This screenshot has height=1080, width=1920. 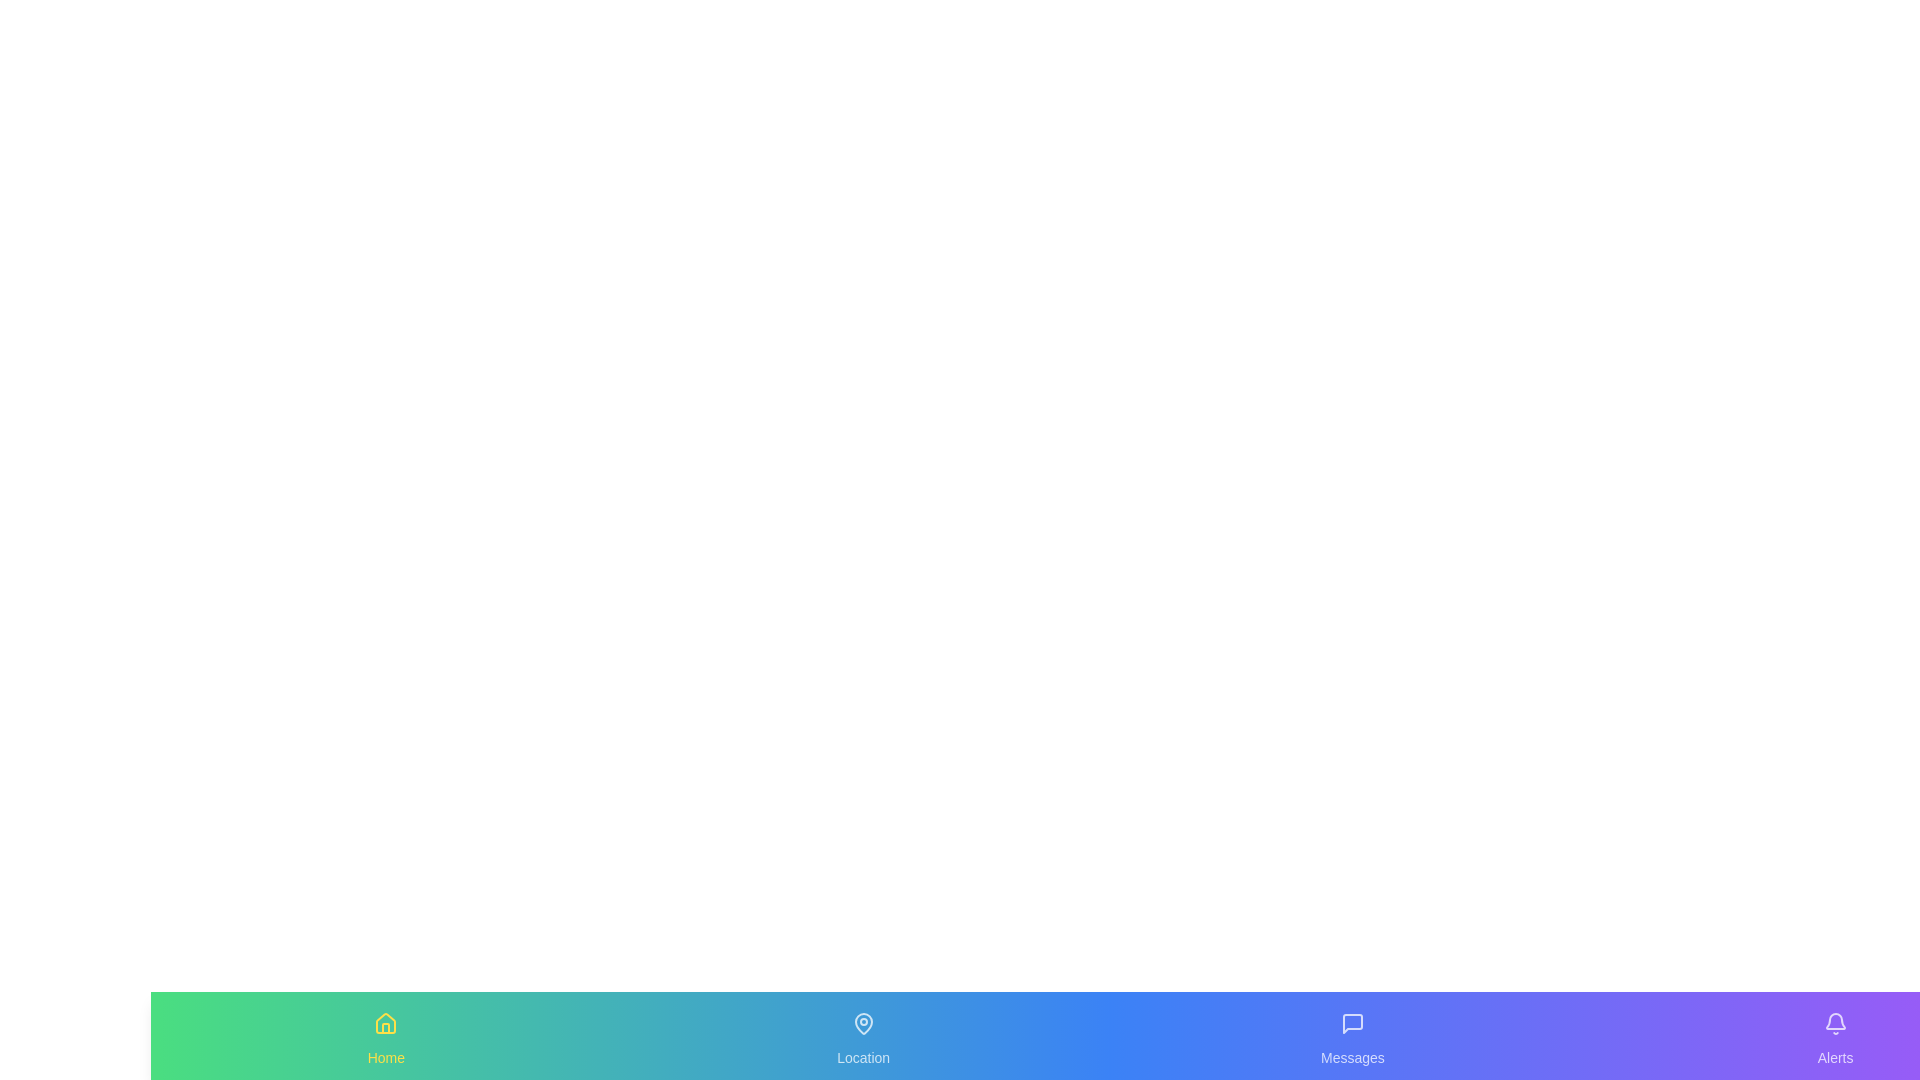 What do you see at coordinates (1834, 1023) in the screenshot?
I see `the icon labeled 'Alerts' to observe its hover effect` at bounding box center [1834, 1023].